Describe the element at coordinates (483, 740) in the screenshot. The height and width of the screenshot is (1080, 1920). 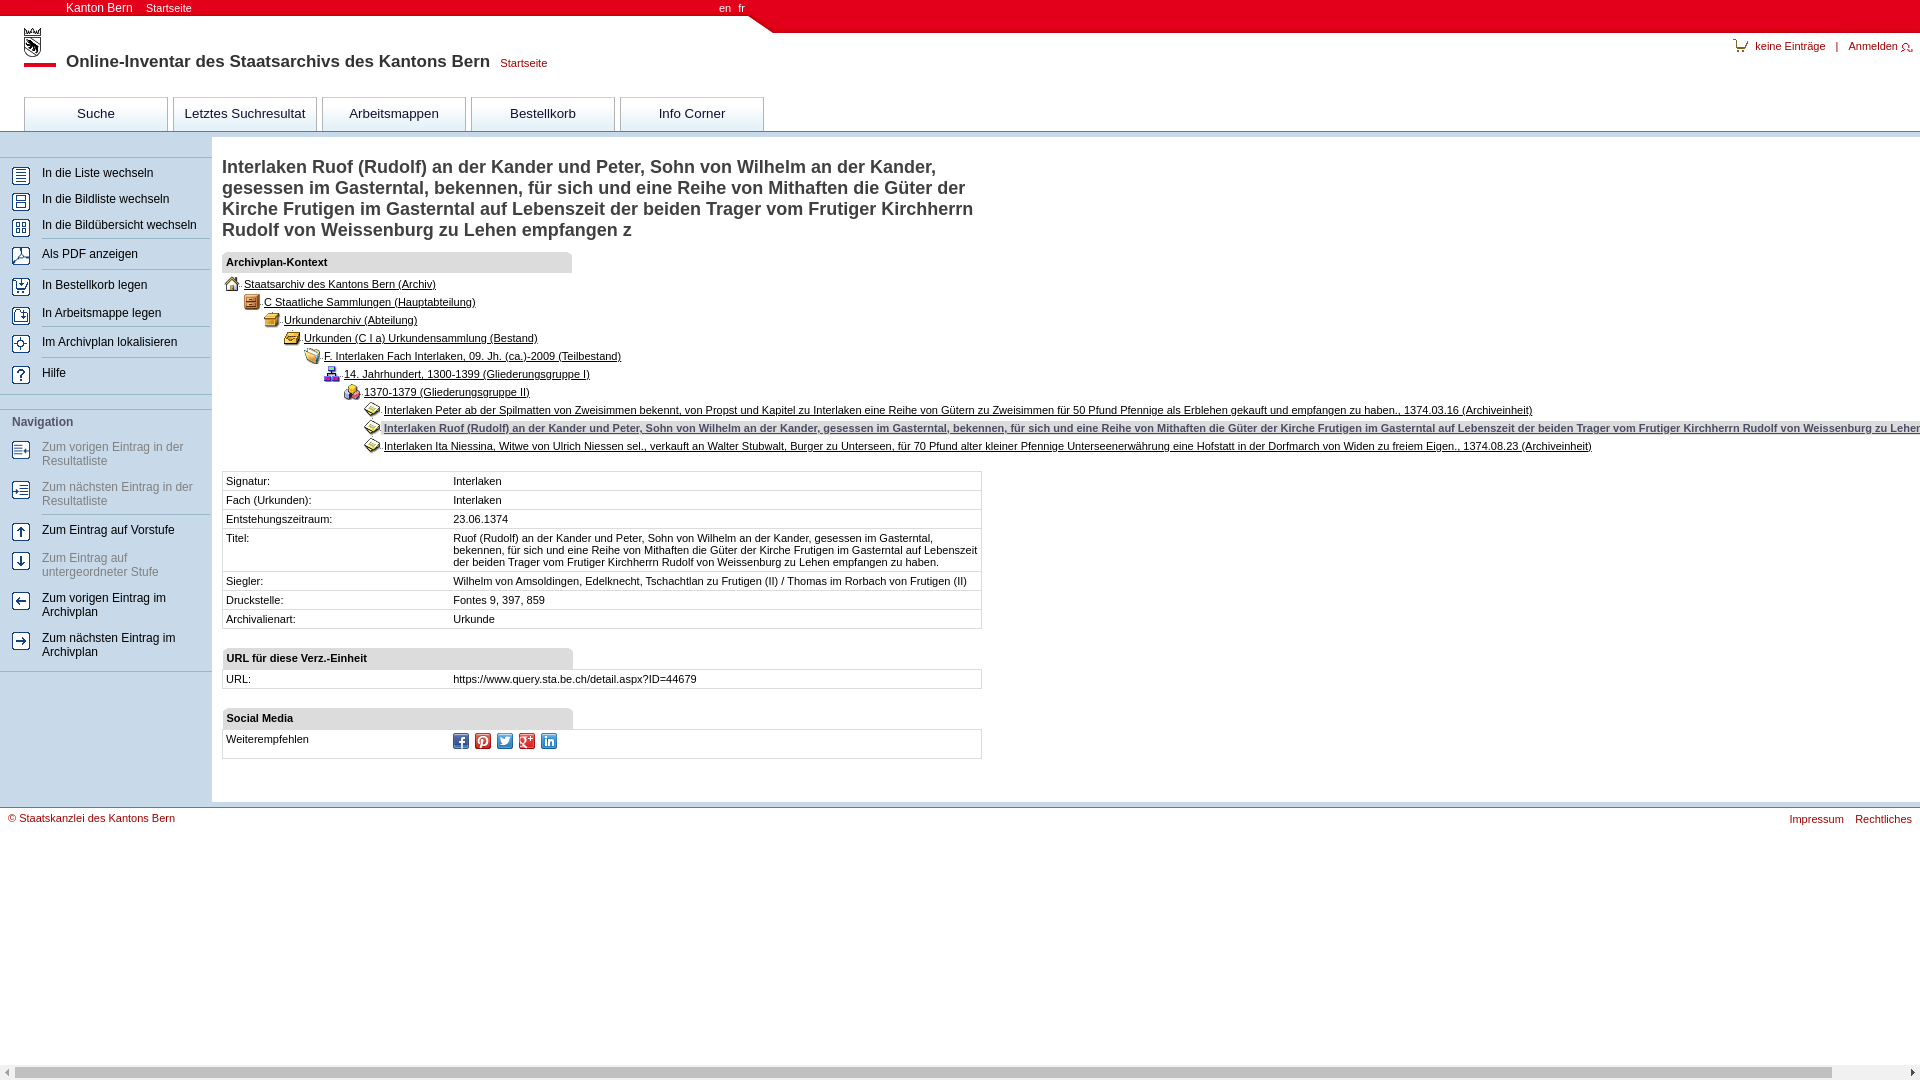
I see `'Pinterest'` at that location.